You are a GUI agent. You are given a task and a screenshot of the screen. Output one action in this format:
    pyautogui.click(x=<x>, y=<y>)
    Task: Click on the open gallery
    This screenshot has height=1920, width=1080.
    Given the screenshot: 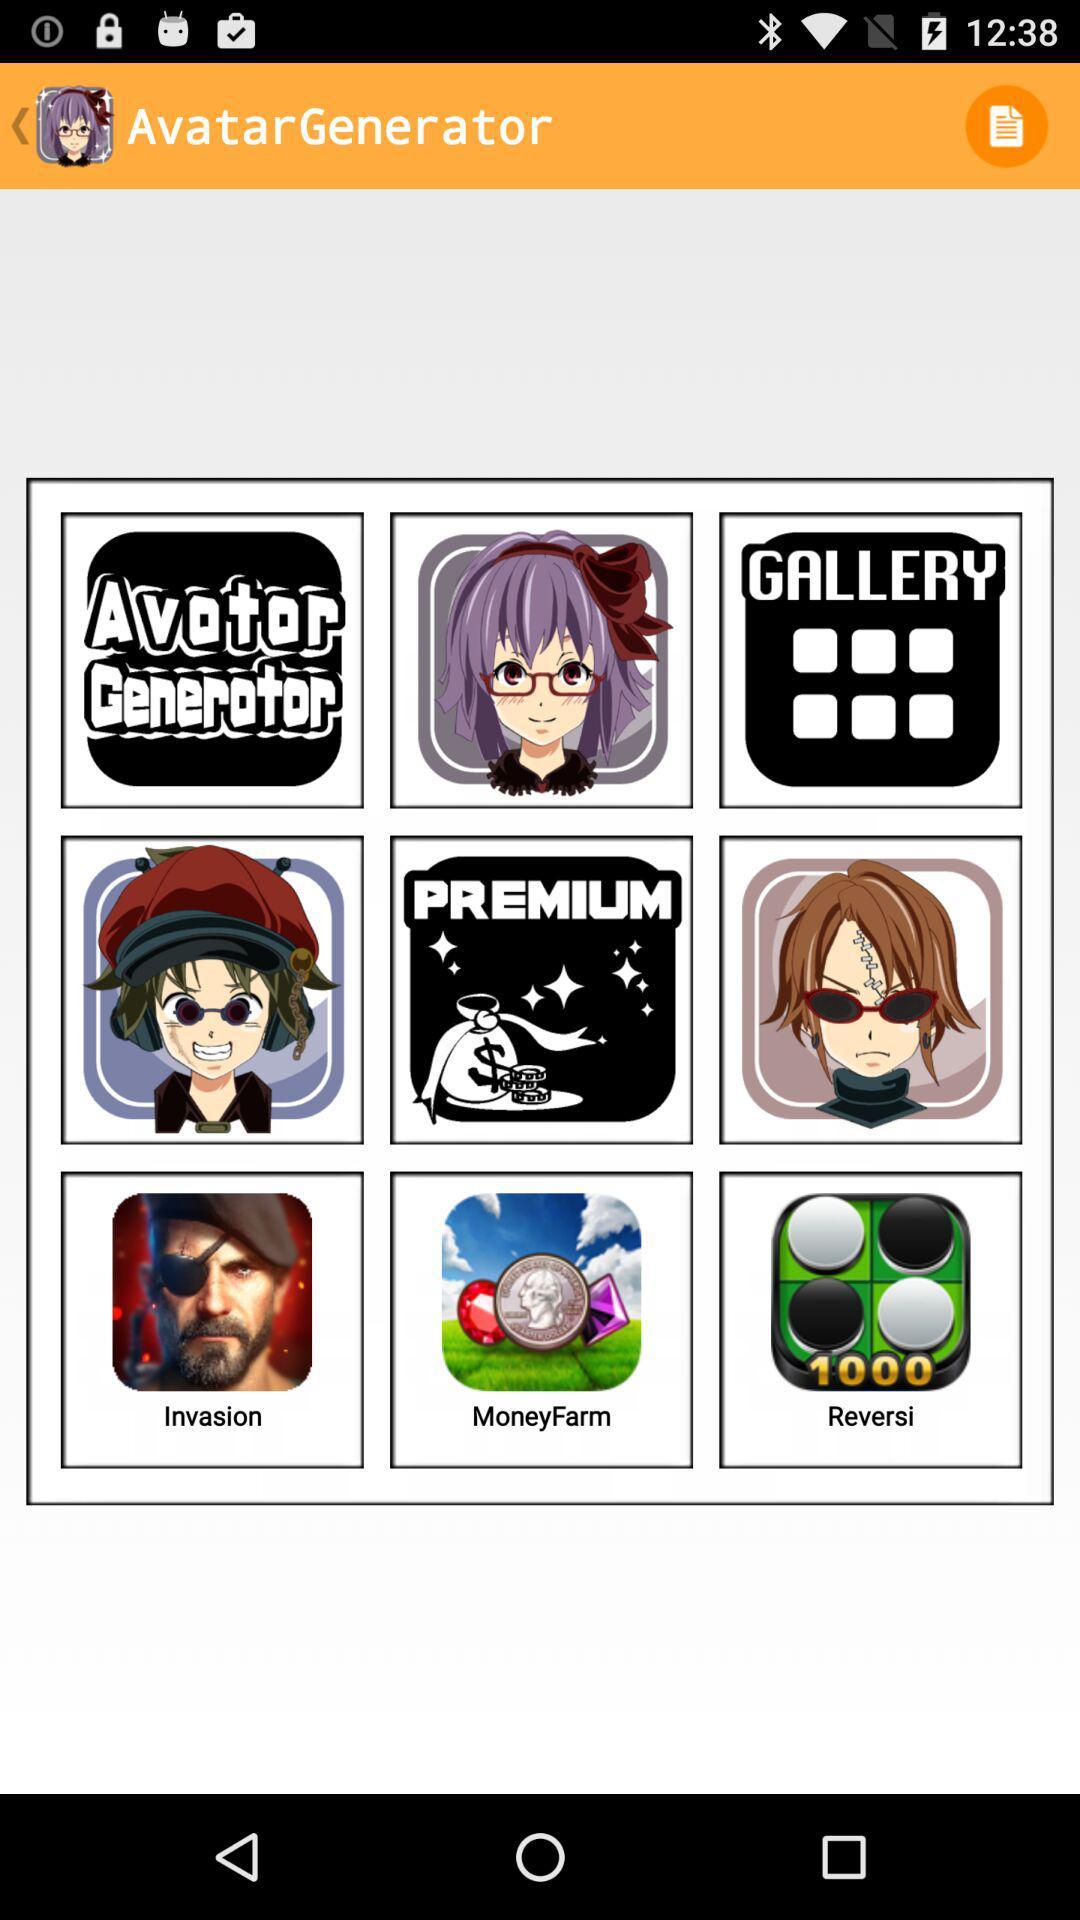 What is the action you would take?
    pyautogui.click(x=869, y=660)
    